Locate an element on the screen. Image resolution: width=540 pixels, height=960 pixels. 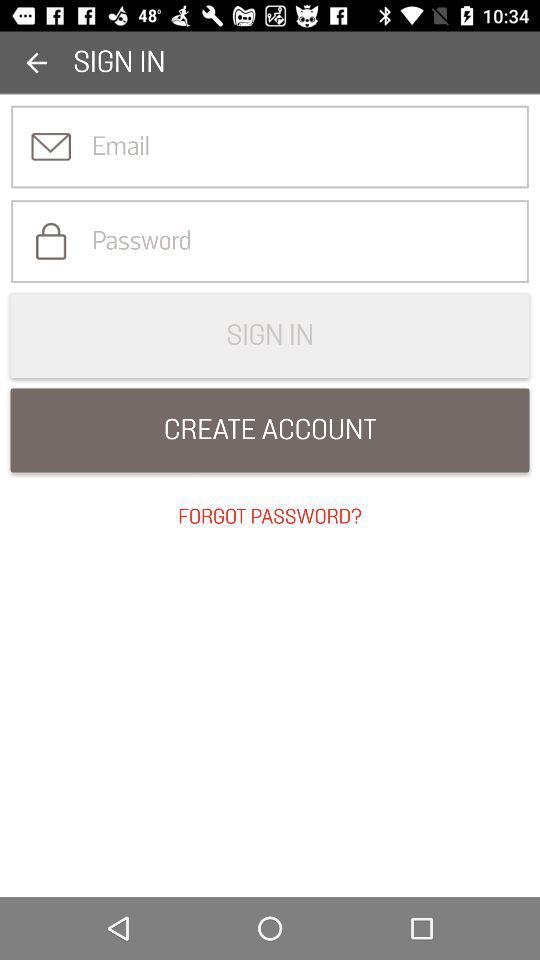
the forgot password? item is located at coordinates (270, 516).